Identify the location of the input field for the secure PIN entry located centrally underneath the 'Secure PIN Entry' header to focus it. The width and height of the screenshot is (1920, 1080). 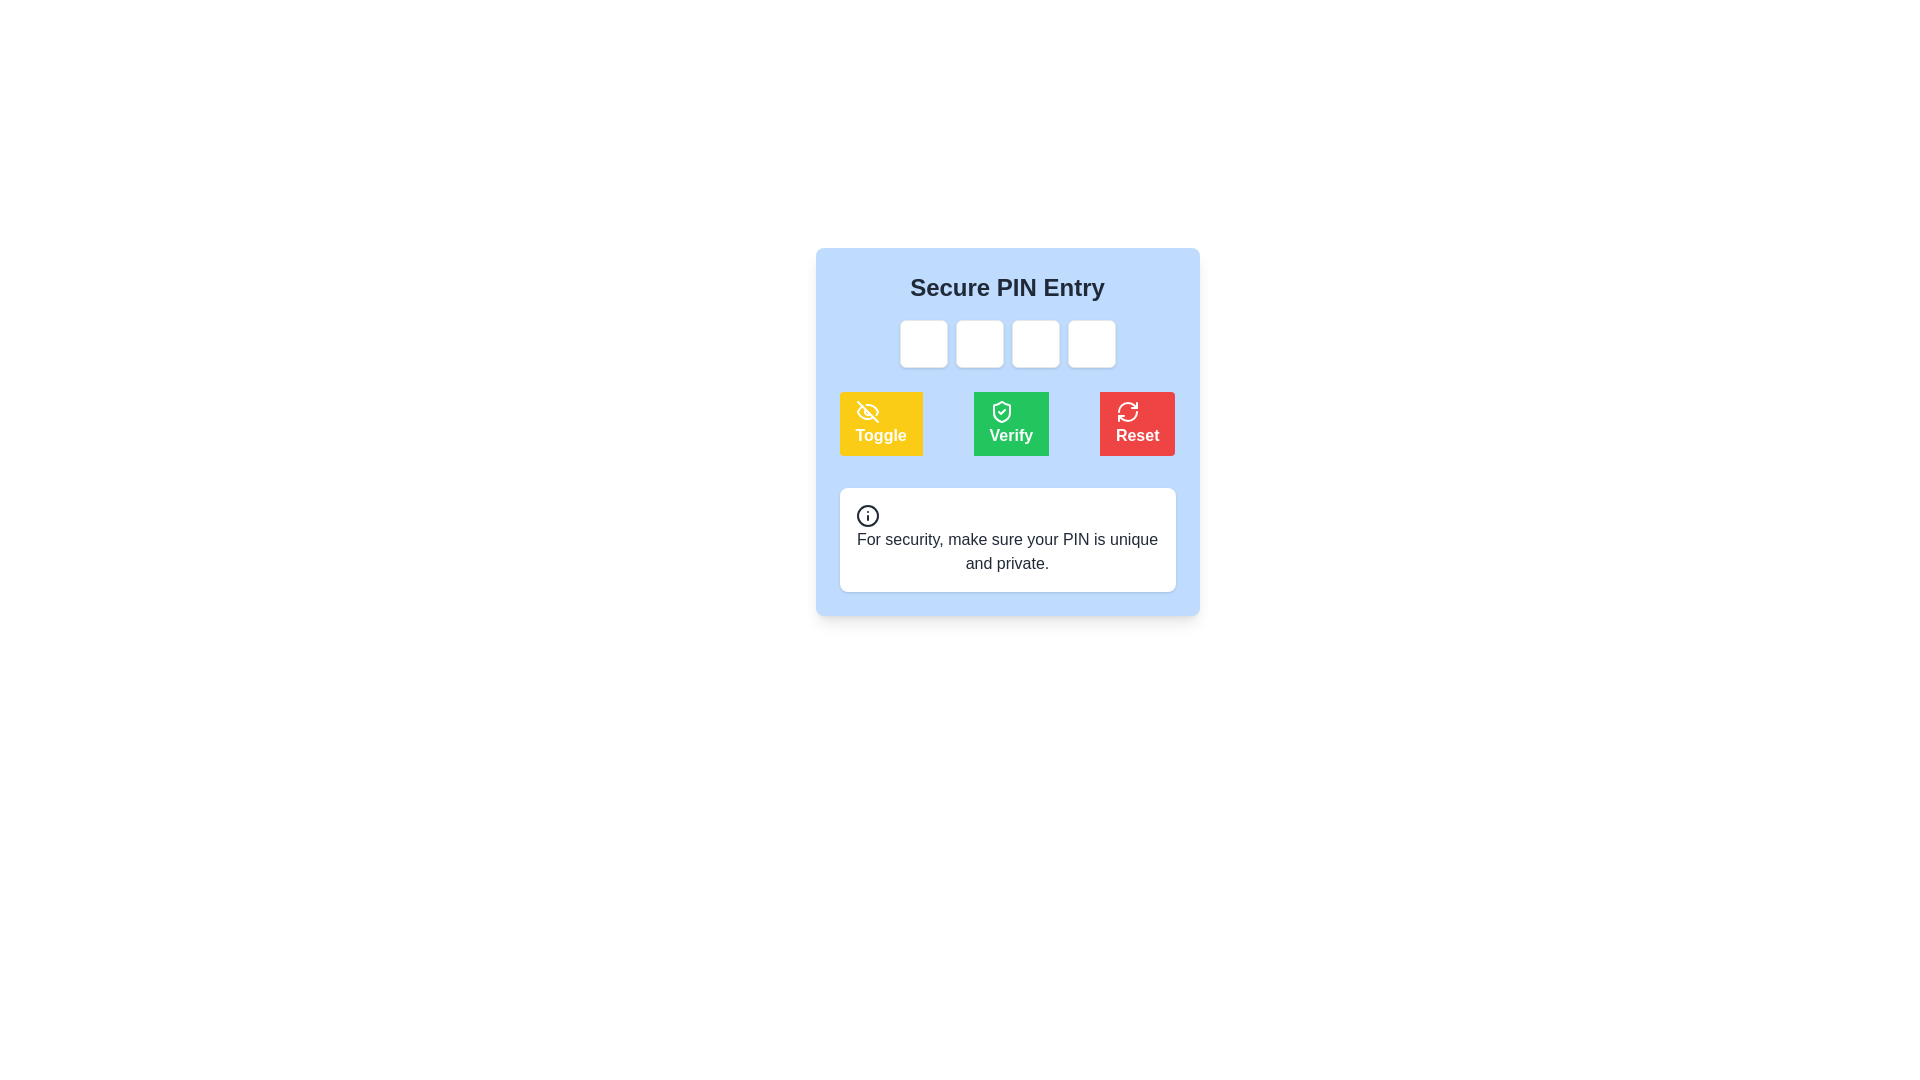
(1007, 342).